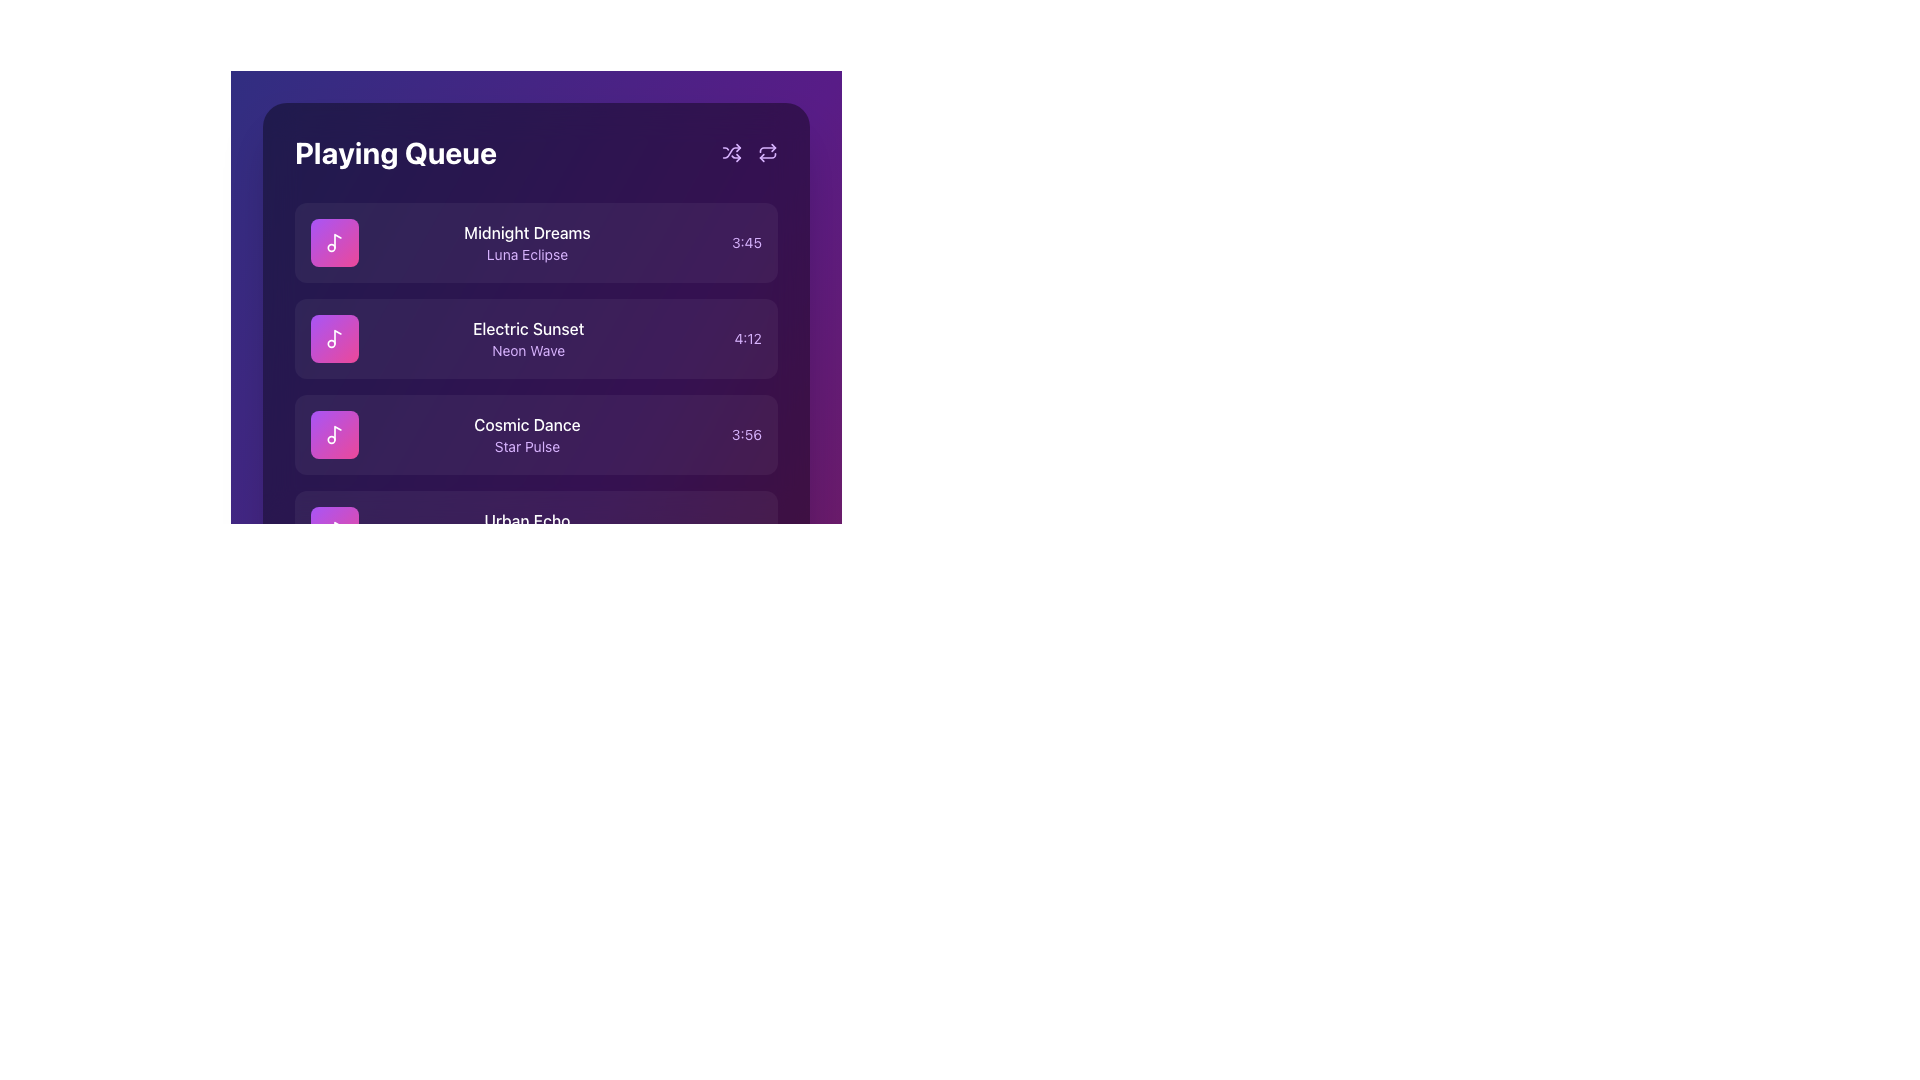 The width and height of the screenshot is (1920, 1080). Describe the element at coordinates (536, 530) in the screenshot. I see `the fourth music track card in the 'Playing Queue' list` at that location.